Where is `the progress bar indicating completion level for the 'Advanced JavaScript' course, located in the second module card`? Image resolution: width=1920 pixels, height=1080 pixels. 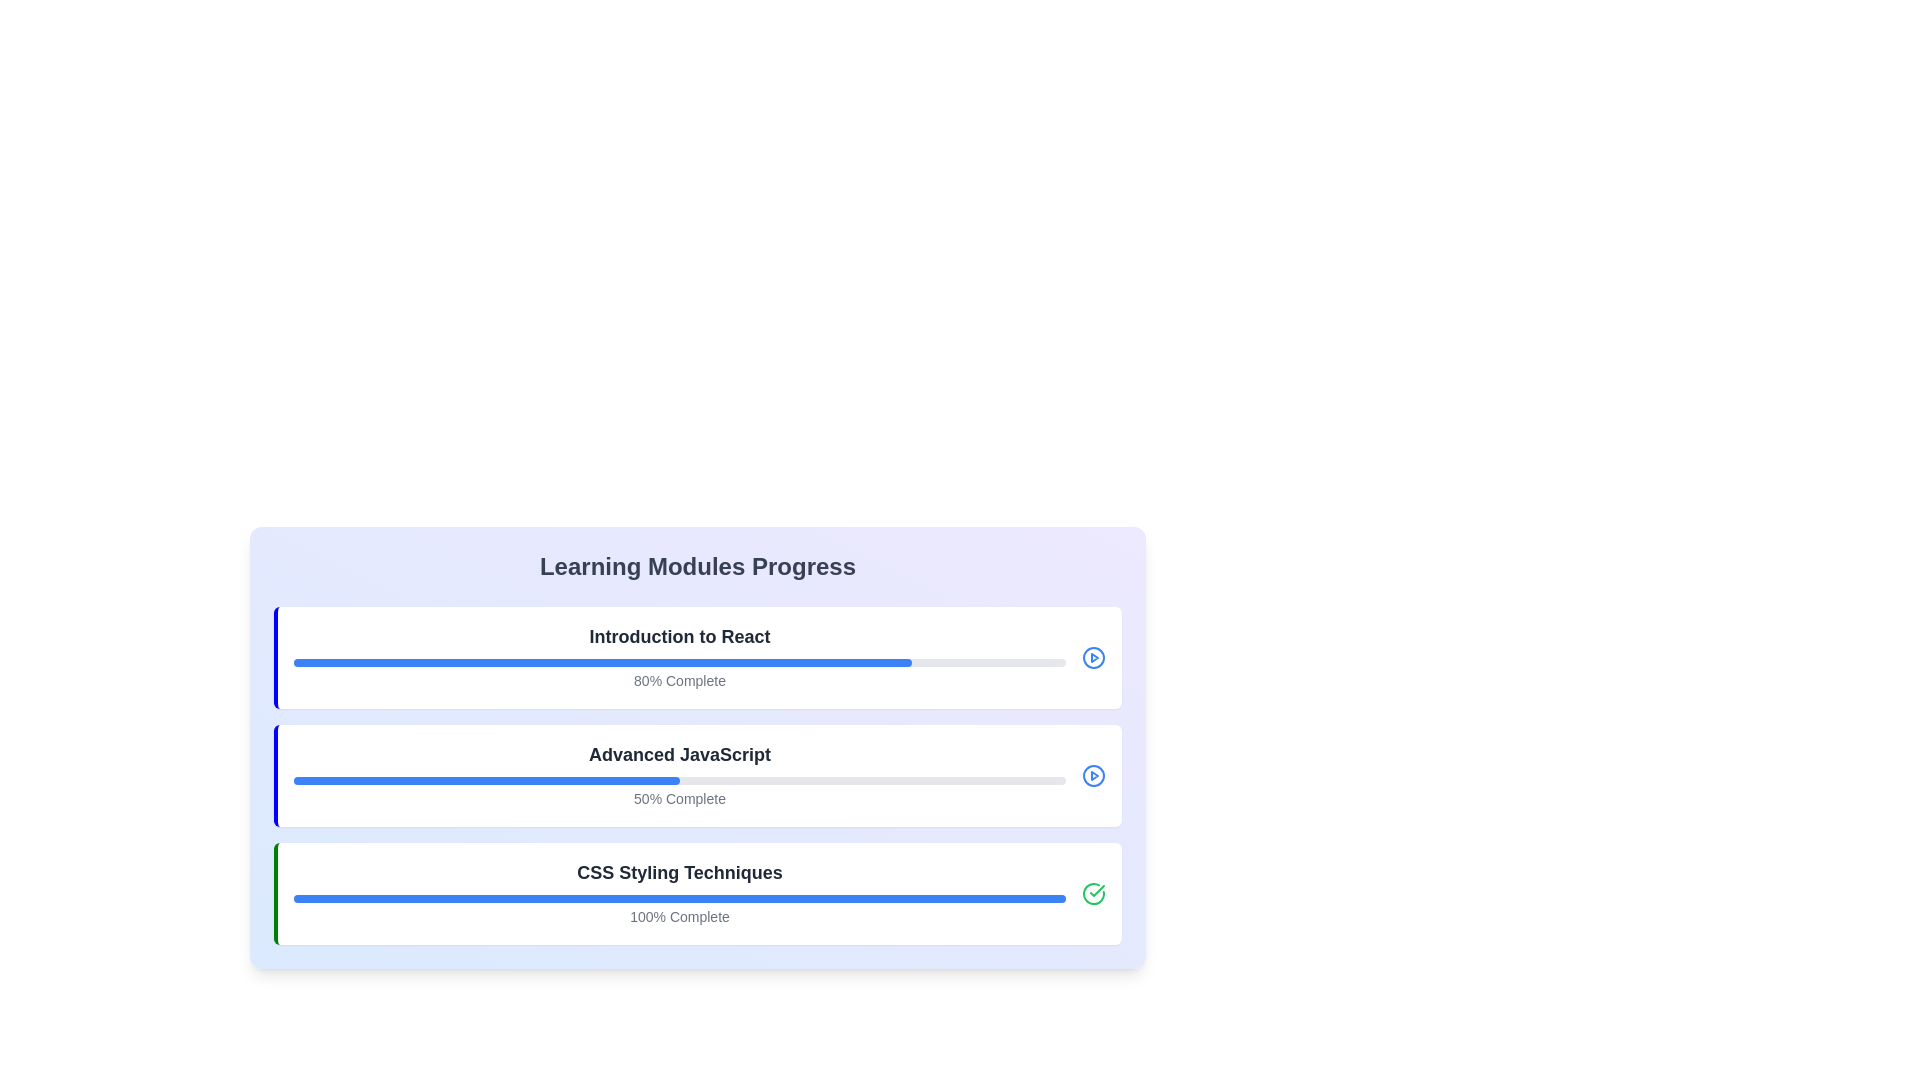
the progress bar indicating completion level for the 'Advanced JavaScript' course, located in the second module card is located at coordinates (680, 774).